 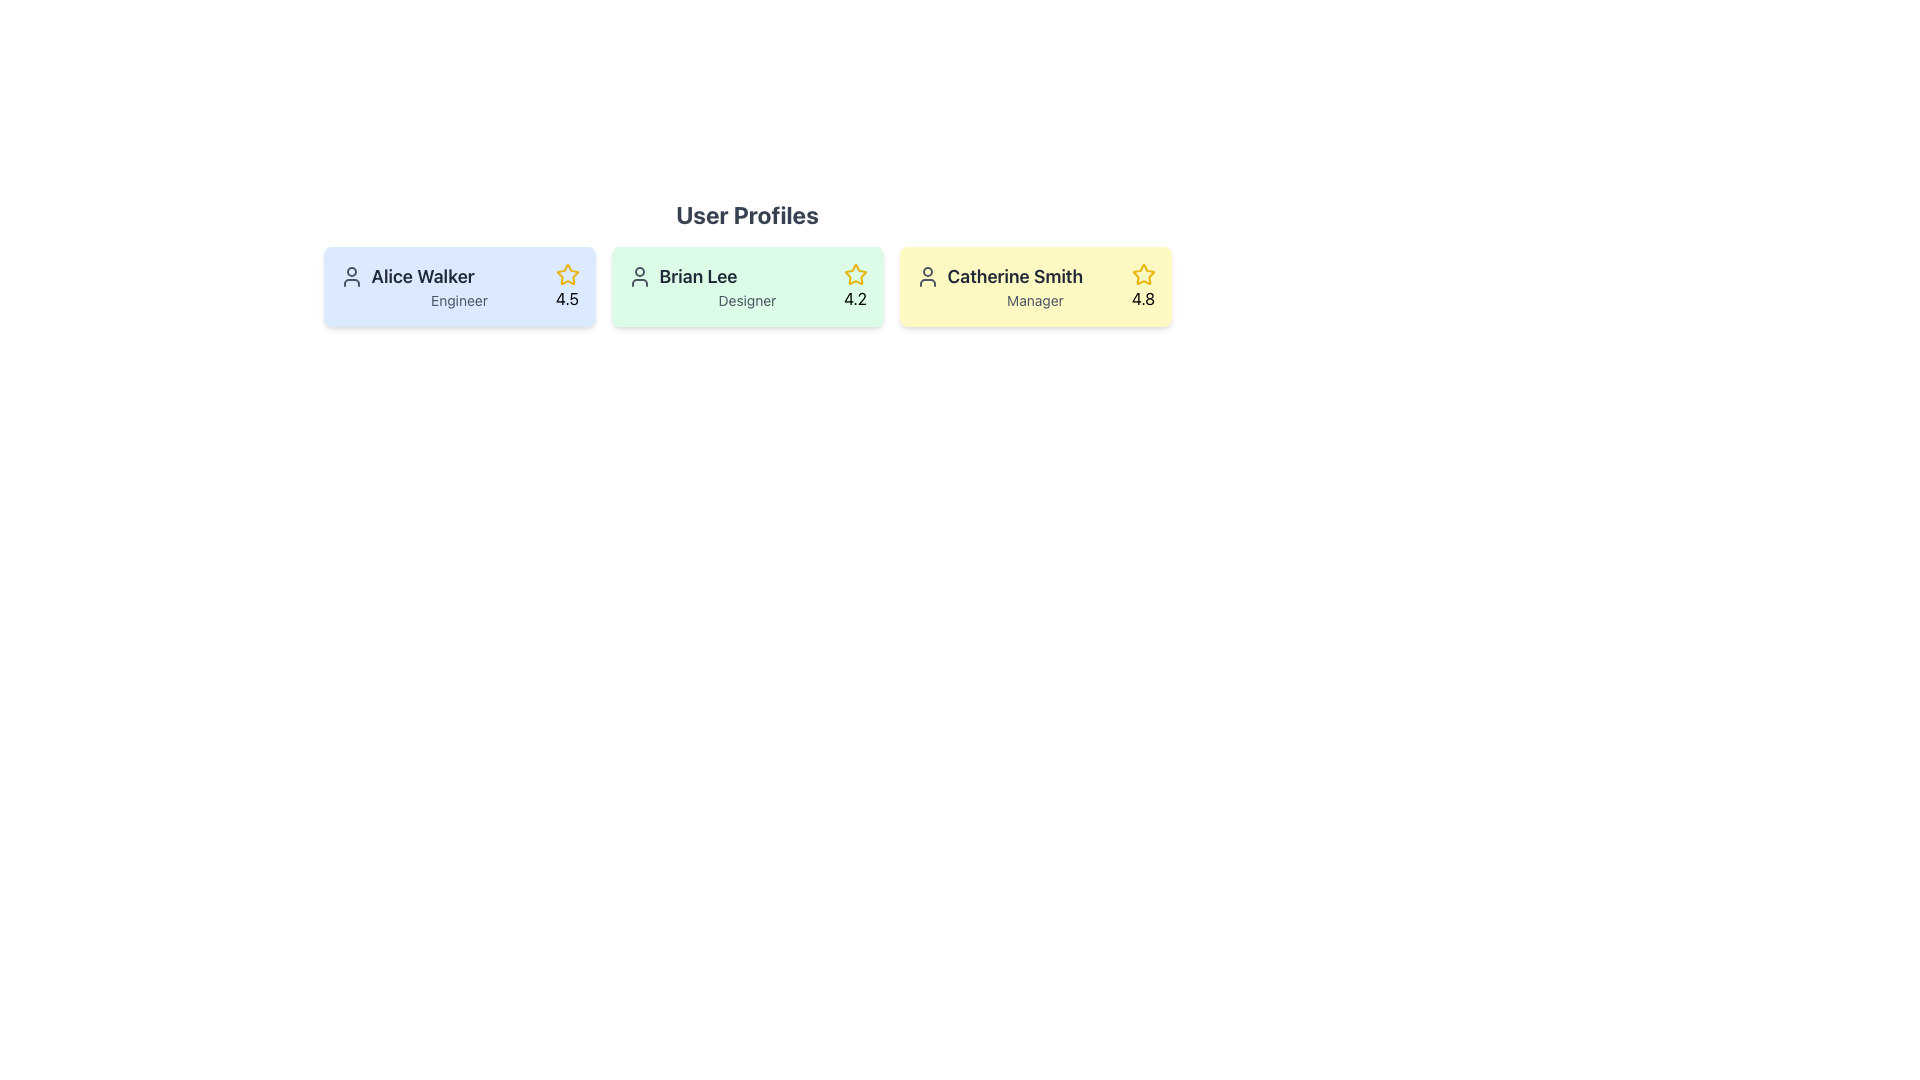 What do you see at coordinates (566, 286) in the screenshot?
I see `rating information displayed as '4.5' in bold font, accompanied by a yellow star icon, located in the profile card of 'Alice Walker' in the top right corner above the 'Engineer' role text` at bounding box center [566, 286].